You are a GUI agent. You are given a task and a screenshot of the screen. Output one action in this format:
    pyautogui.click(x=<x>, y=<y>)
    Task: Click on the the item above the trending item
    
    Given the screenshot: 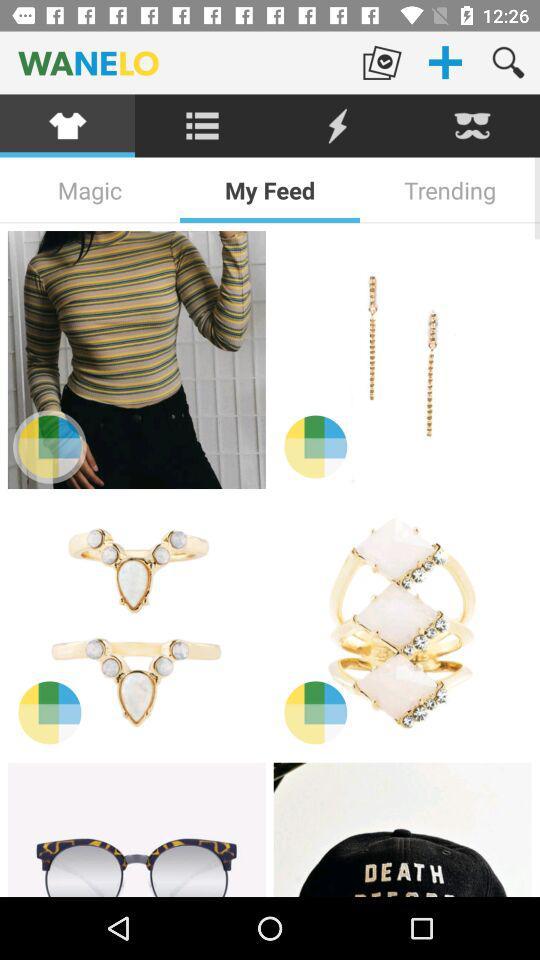 What is the action you would take?
    pyautogui.click(x=472, y=125)
    